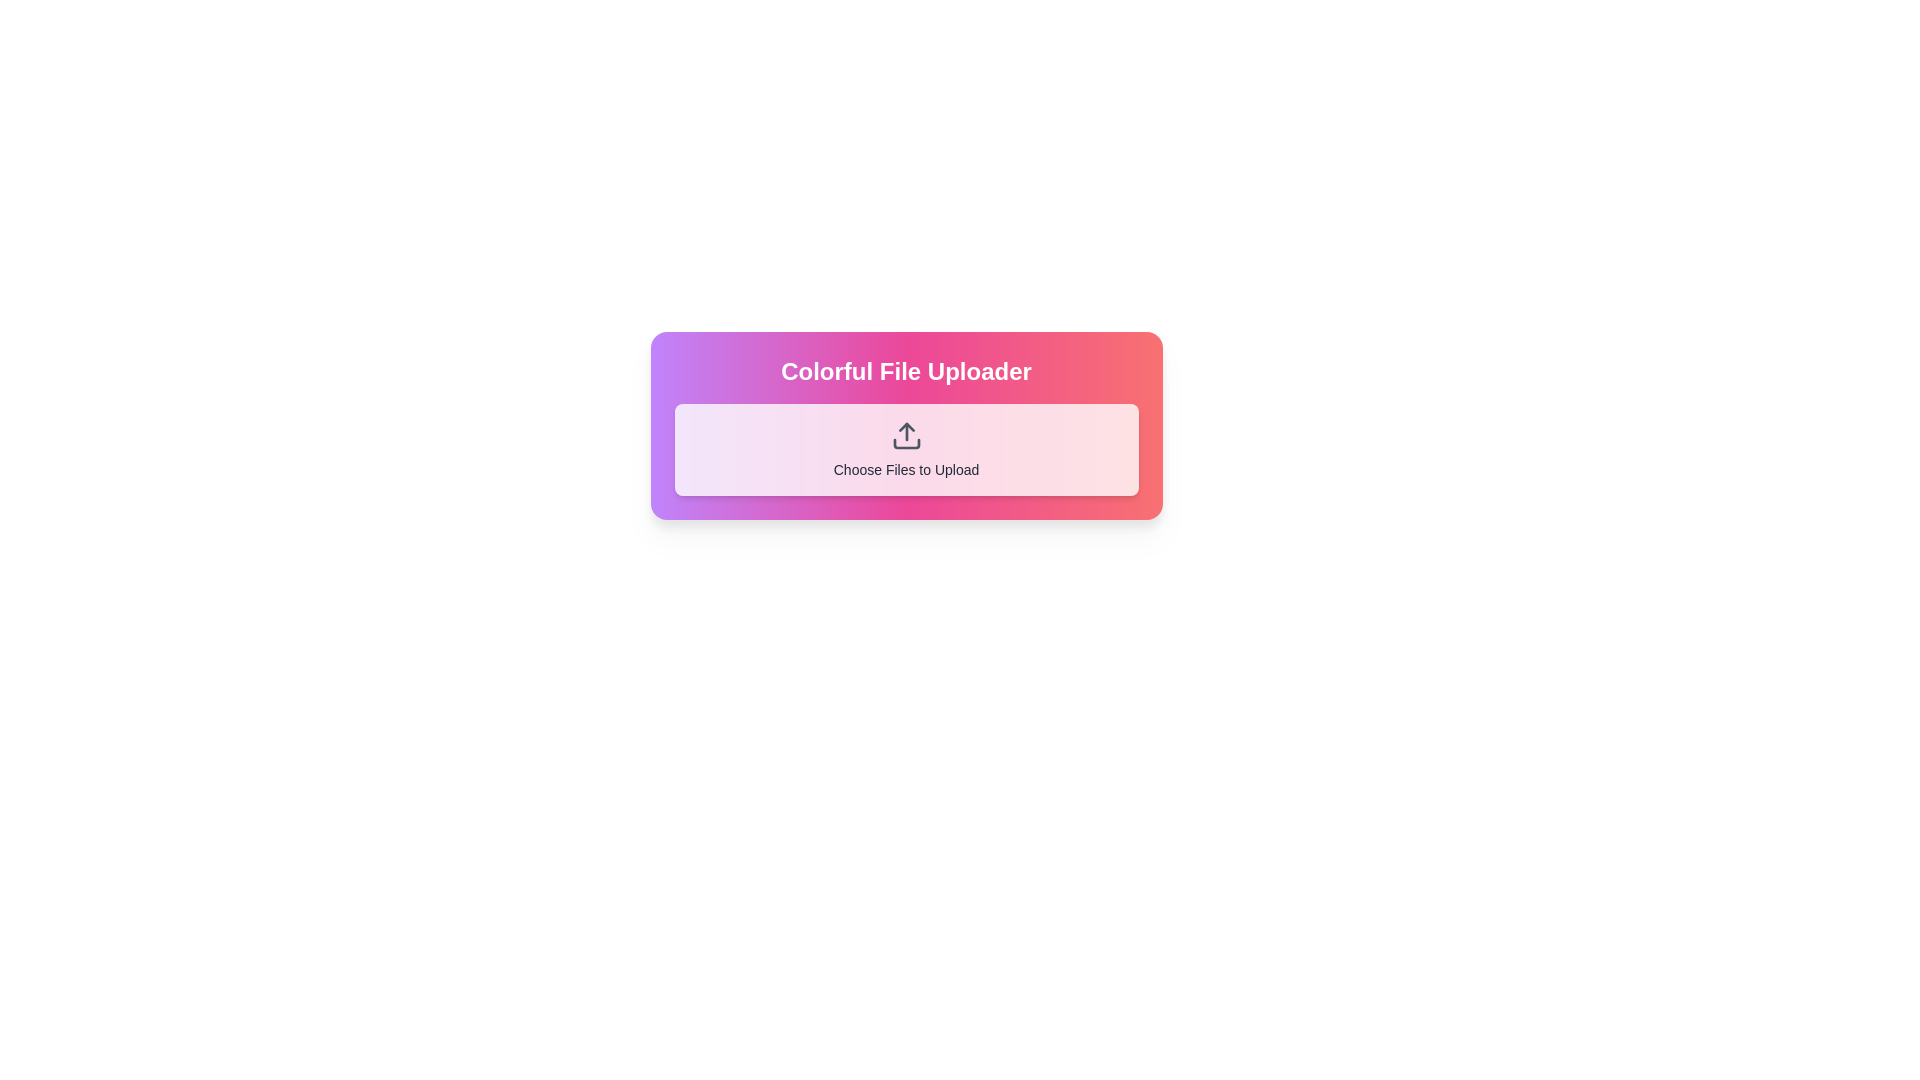  I want to click on the bottom segment of the upload icon, which is a black horizontal line part of the upload graphic, so click(905, 442).